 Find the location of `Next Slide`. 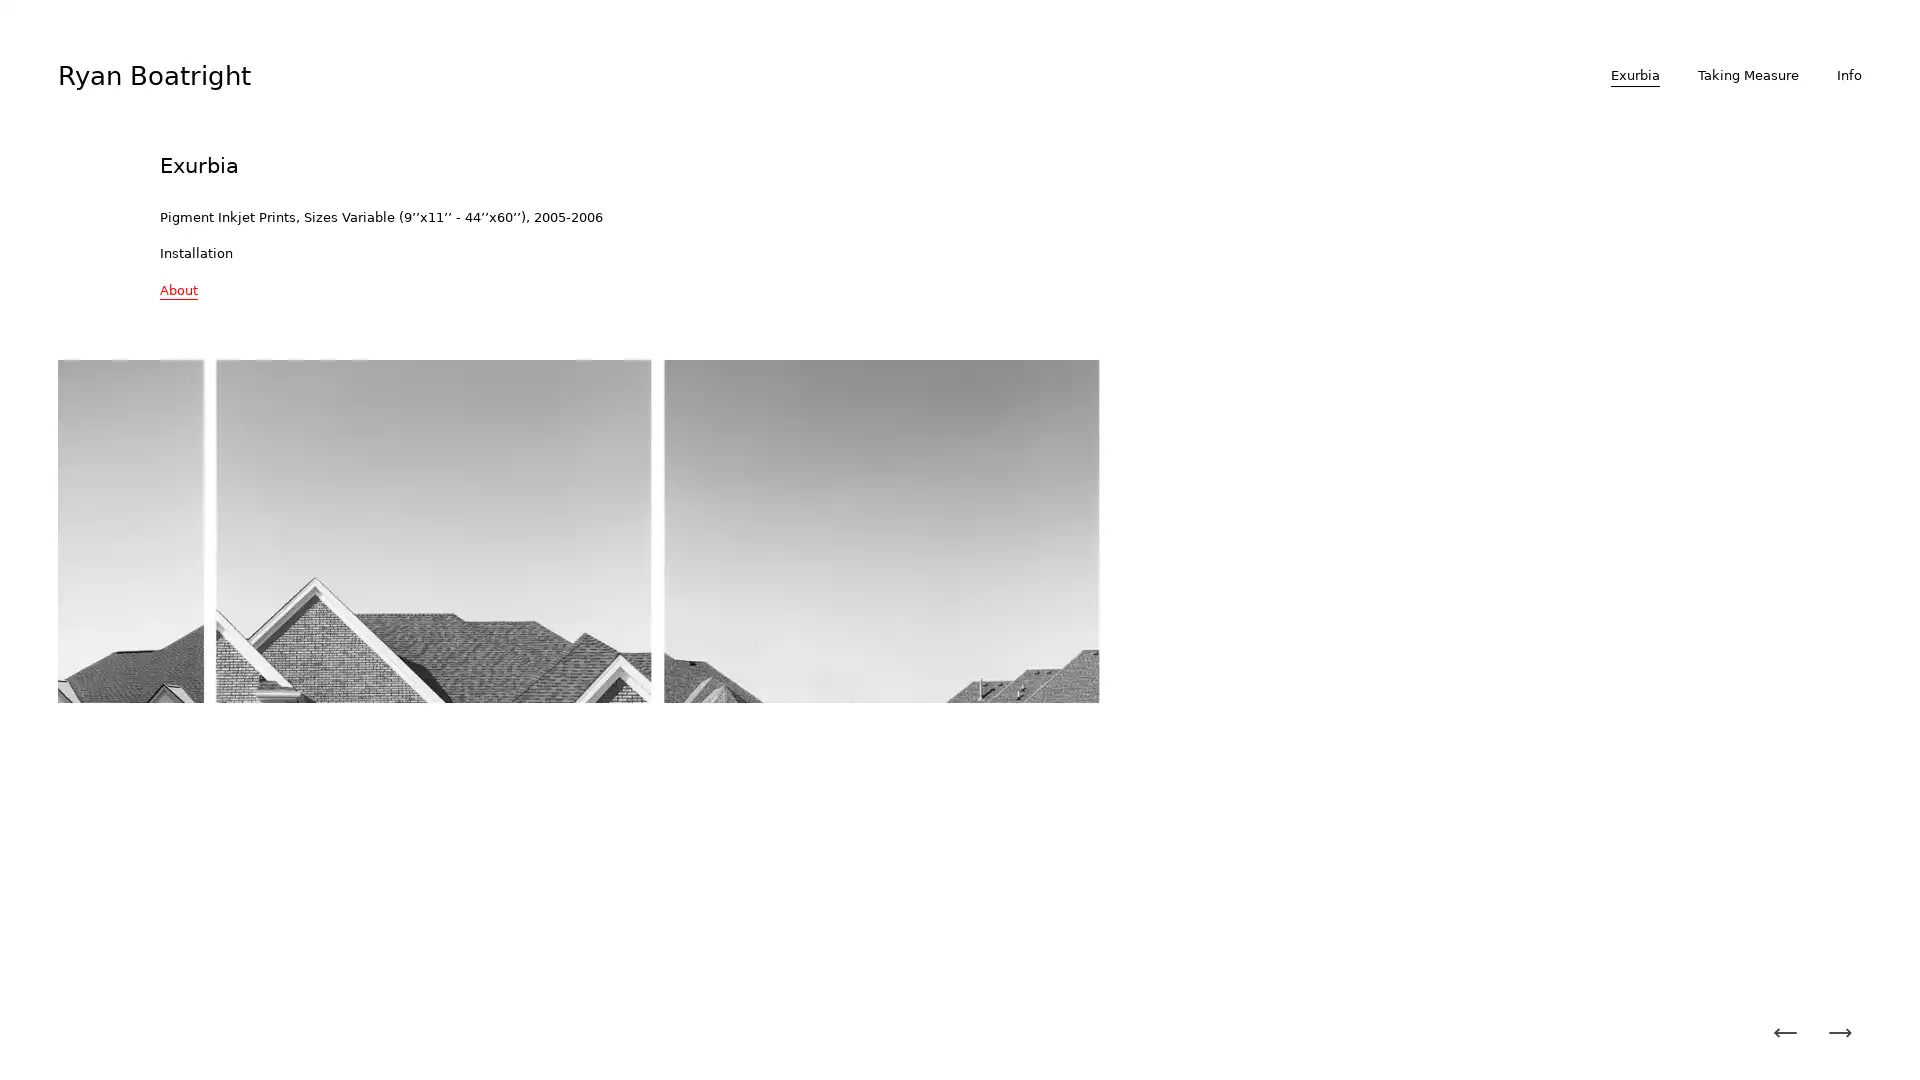

Next Slide is located at coordinates (1839, 1032).